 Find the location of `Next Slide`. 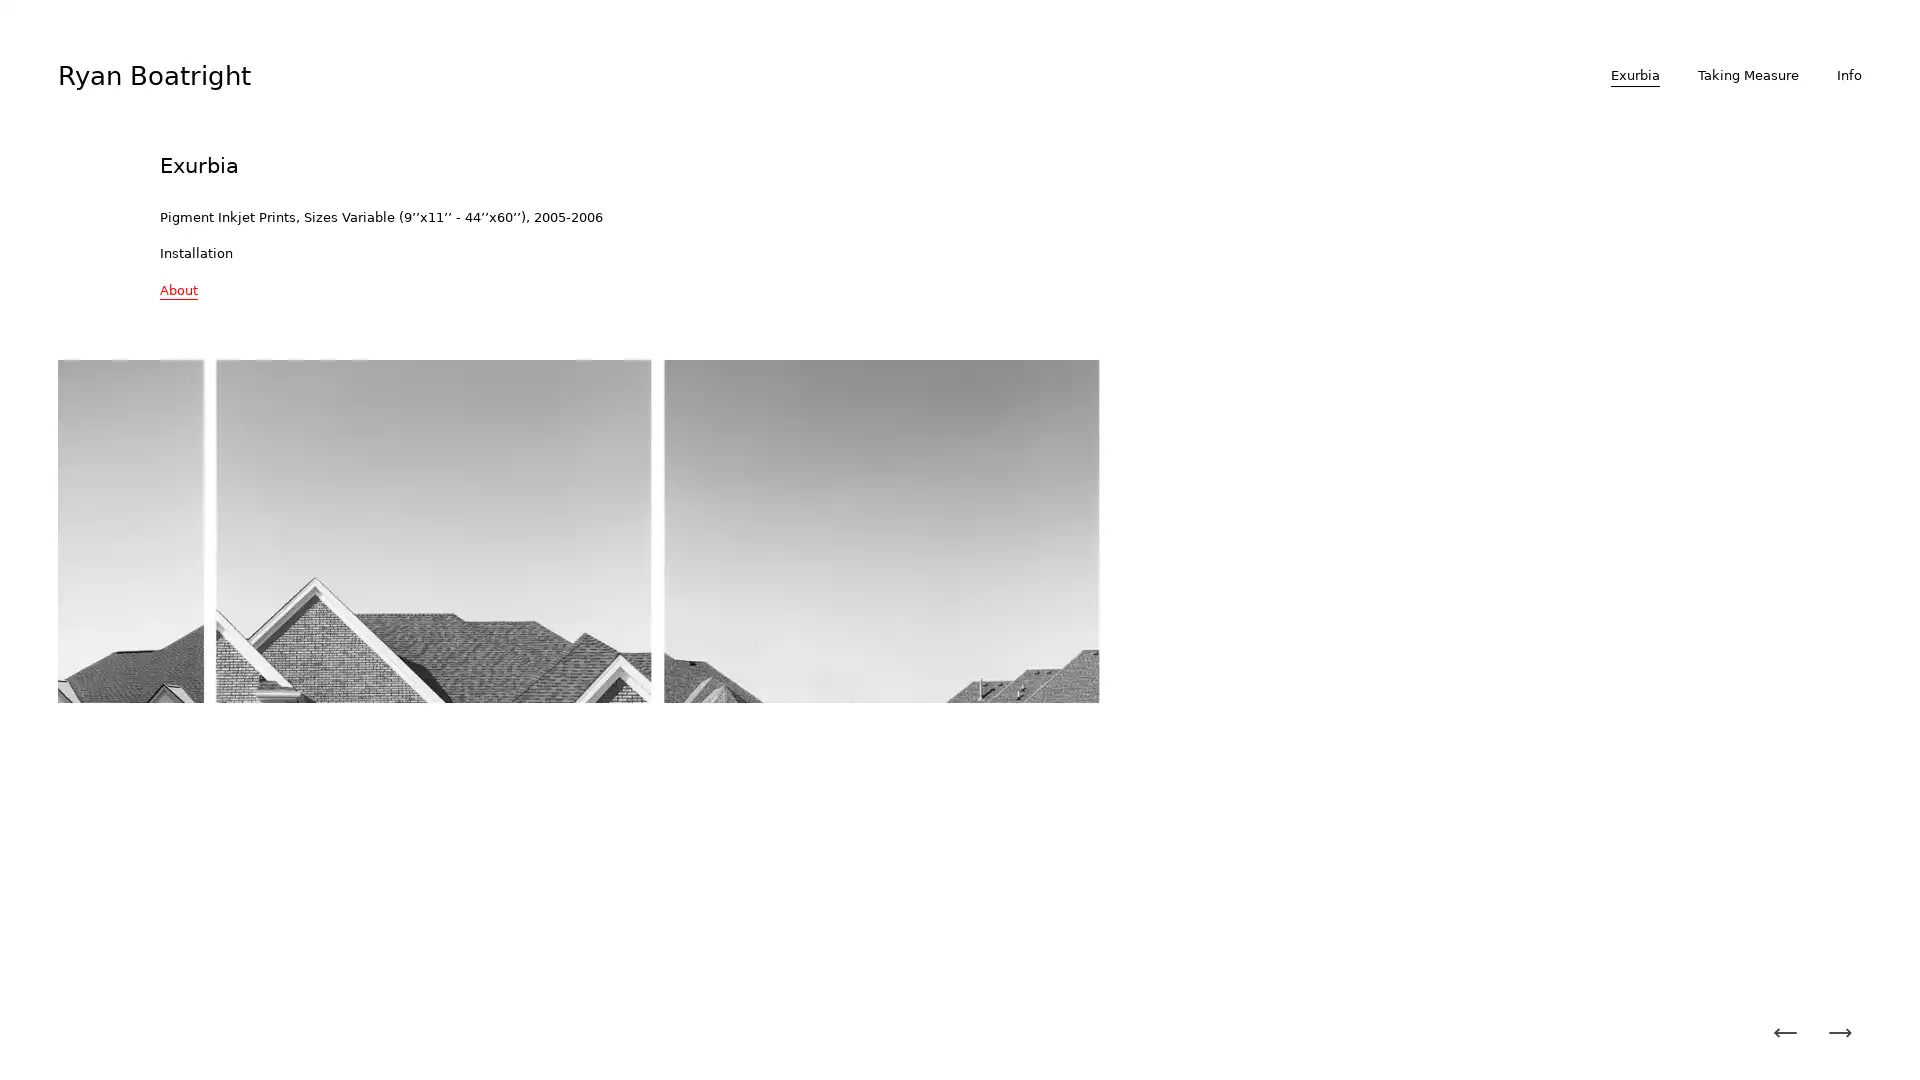

Next Slide is located at coordinates (1839, 1032).